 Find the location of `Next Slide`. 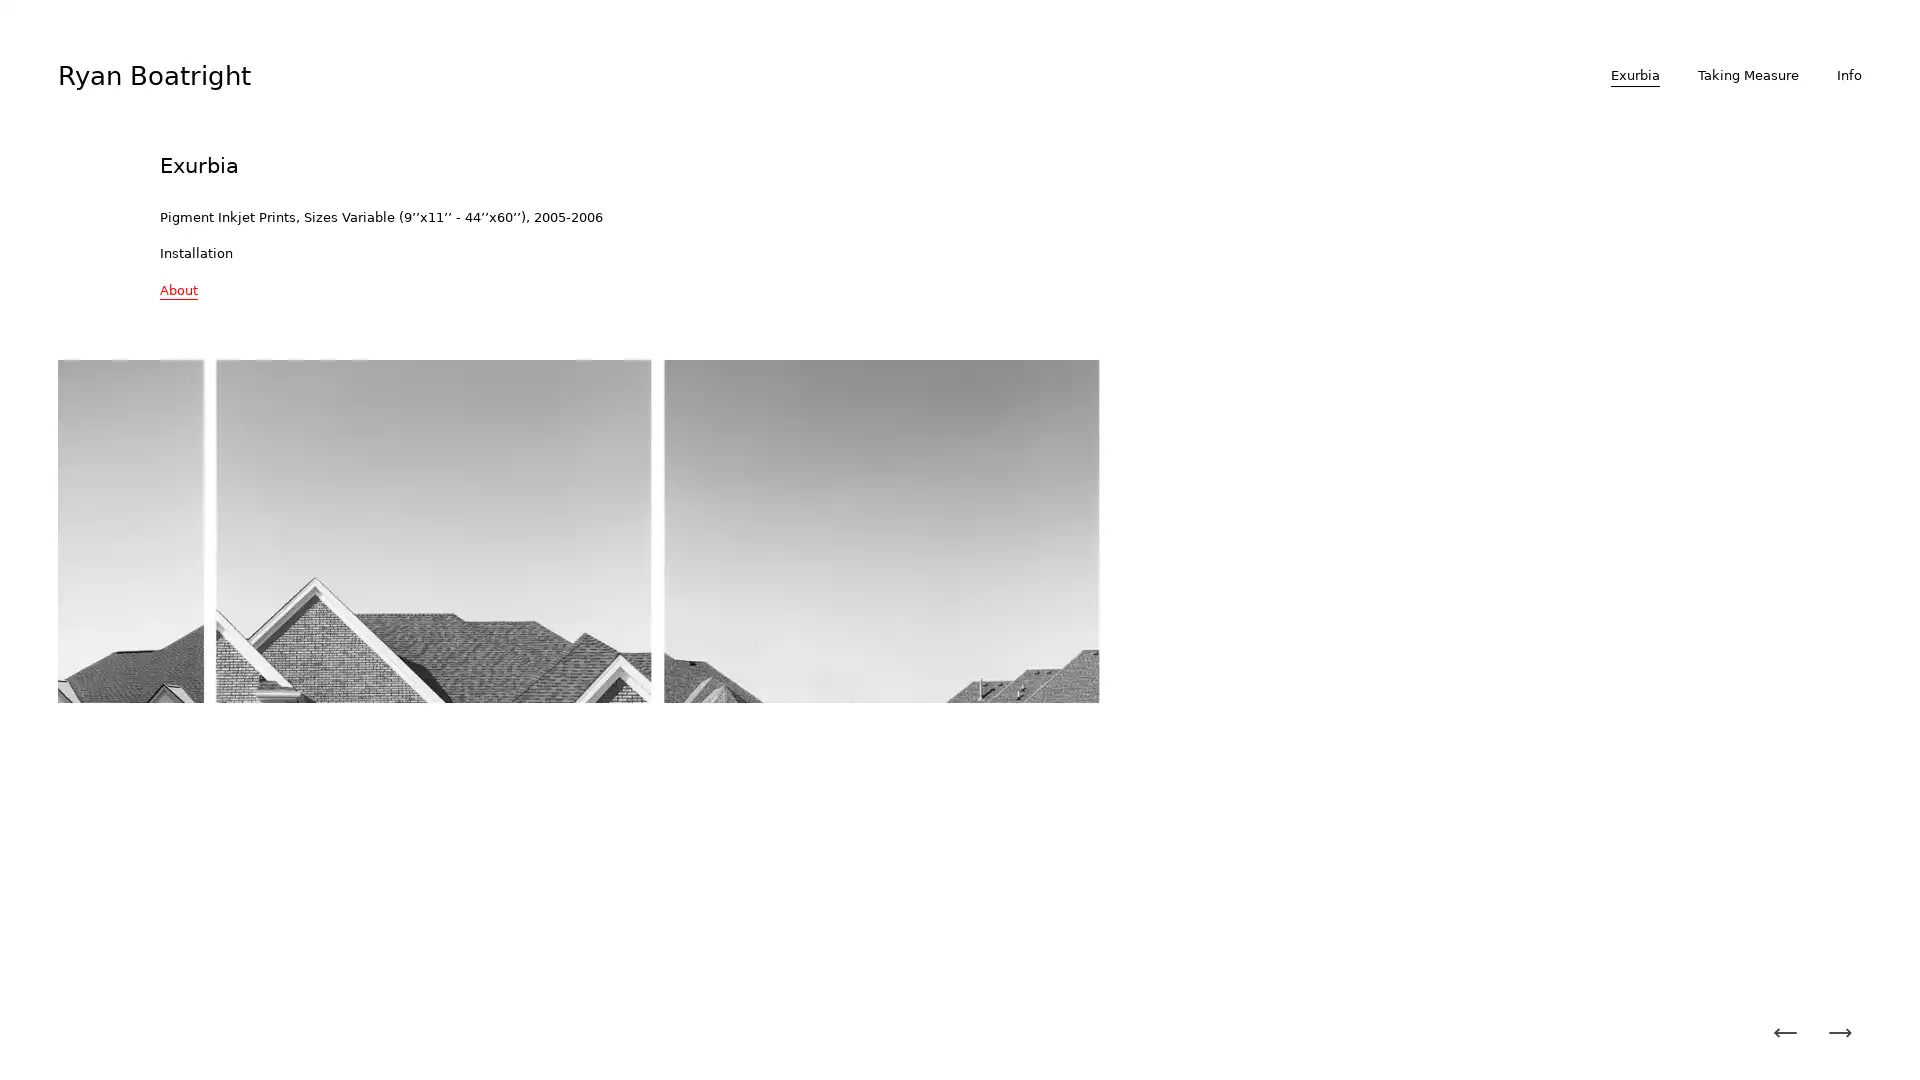

Next Slide is located at coordinates (1839, 1032).